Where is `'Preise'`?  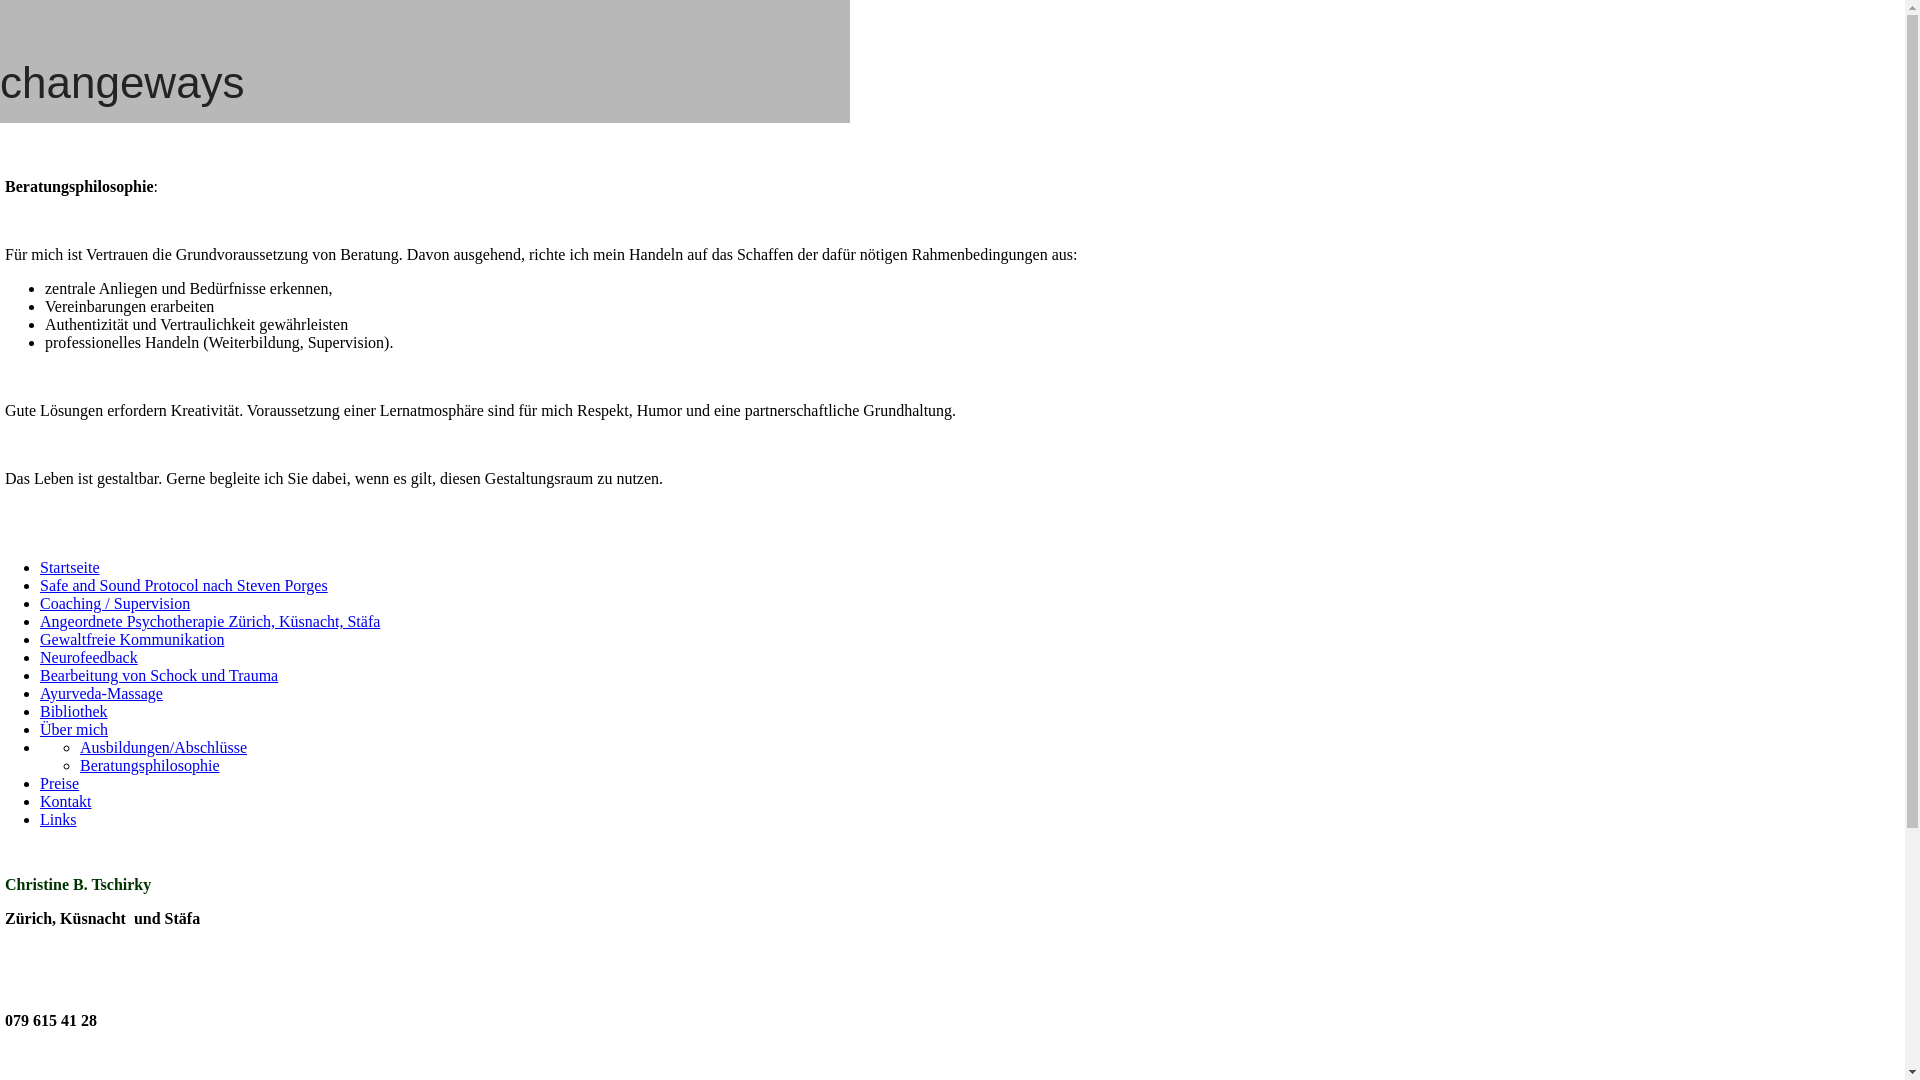 'Preise' is located at coordinates (59, 782).